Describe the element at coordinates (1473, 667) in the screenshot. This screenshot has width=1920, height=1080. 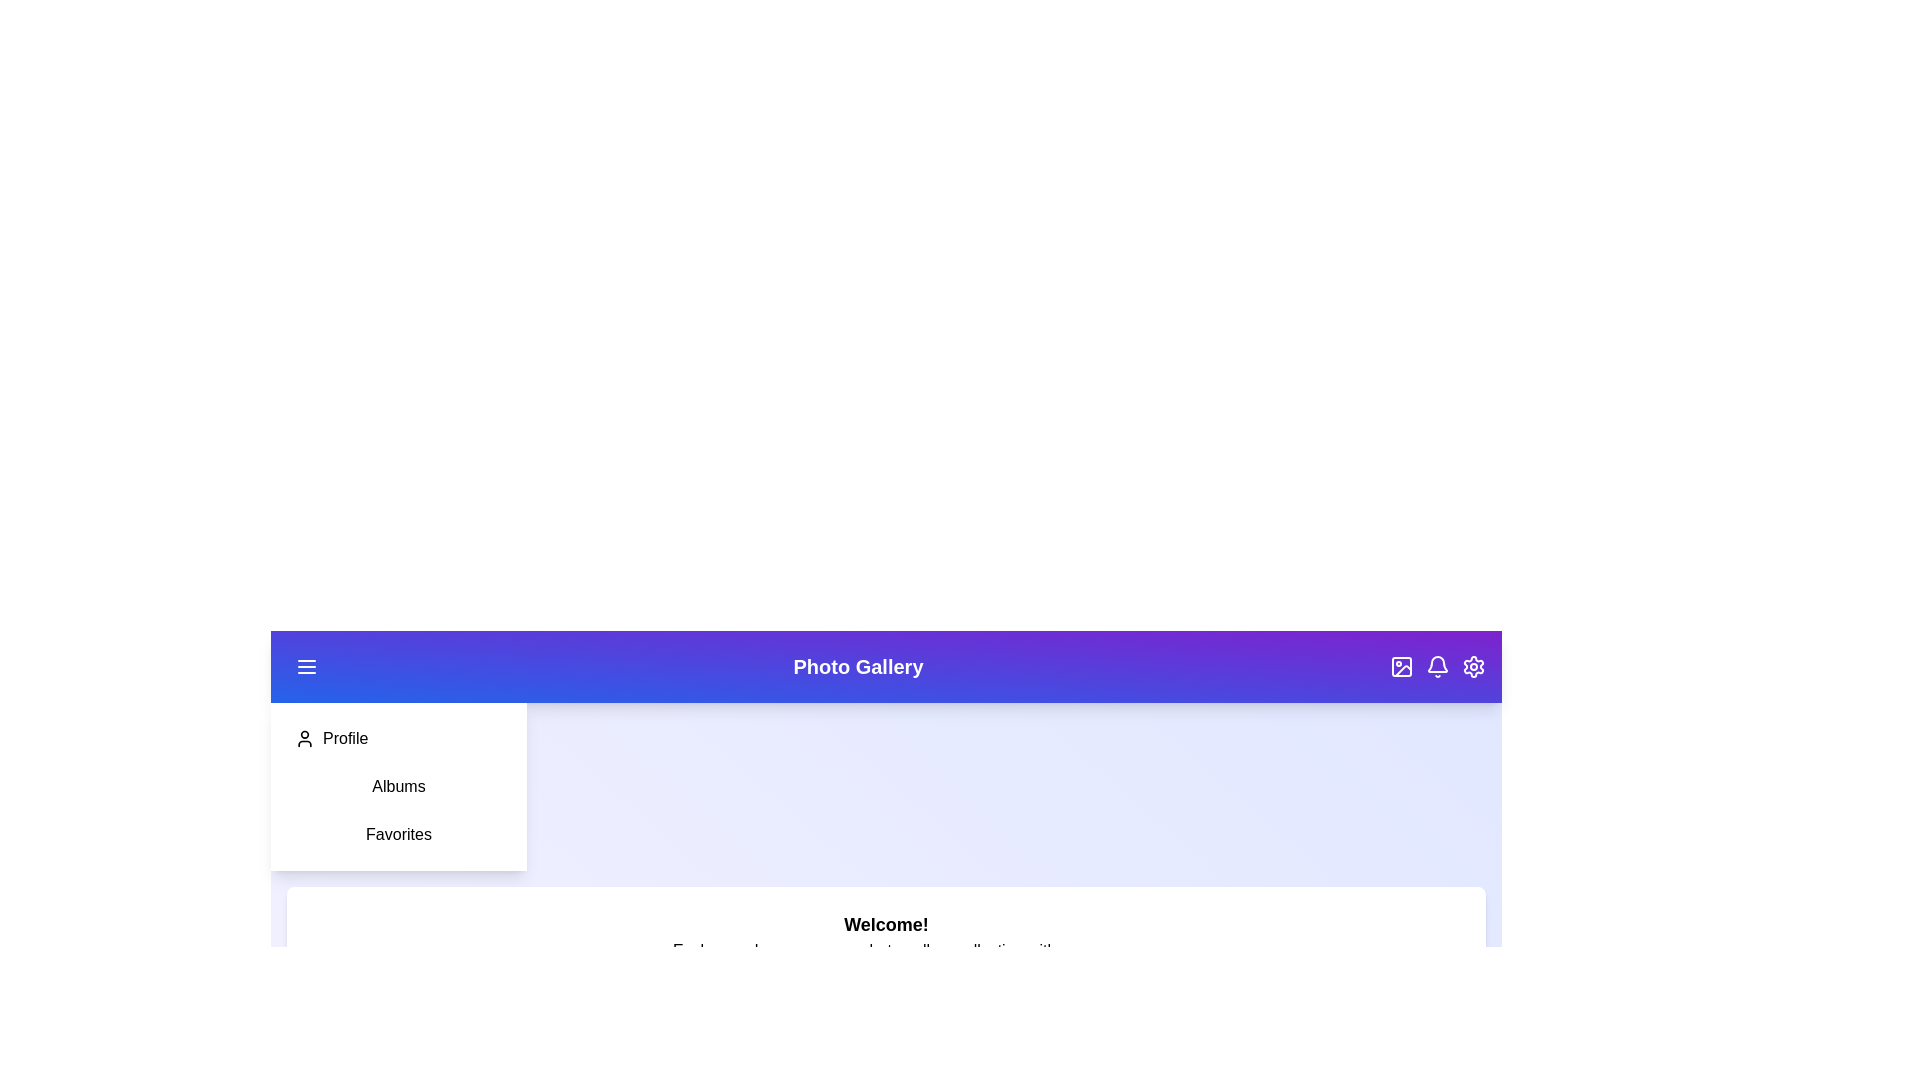
I see `the 'Settings' button in the header` at that location.